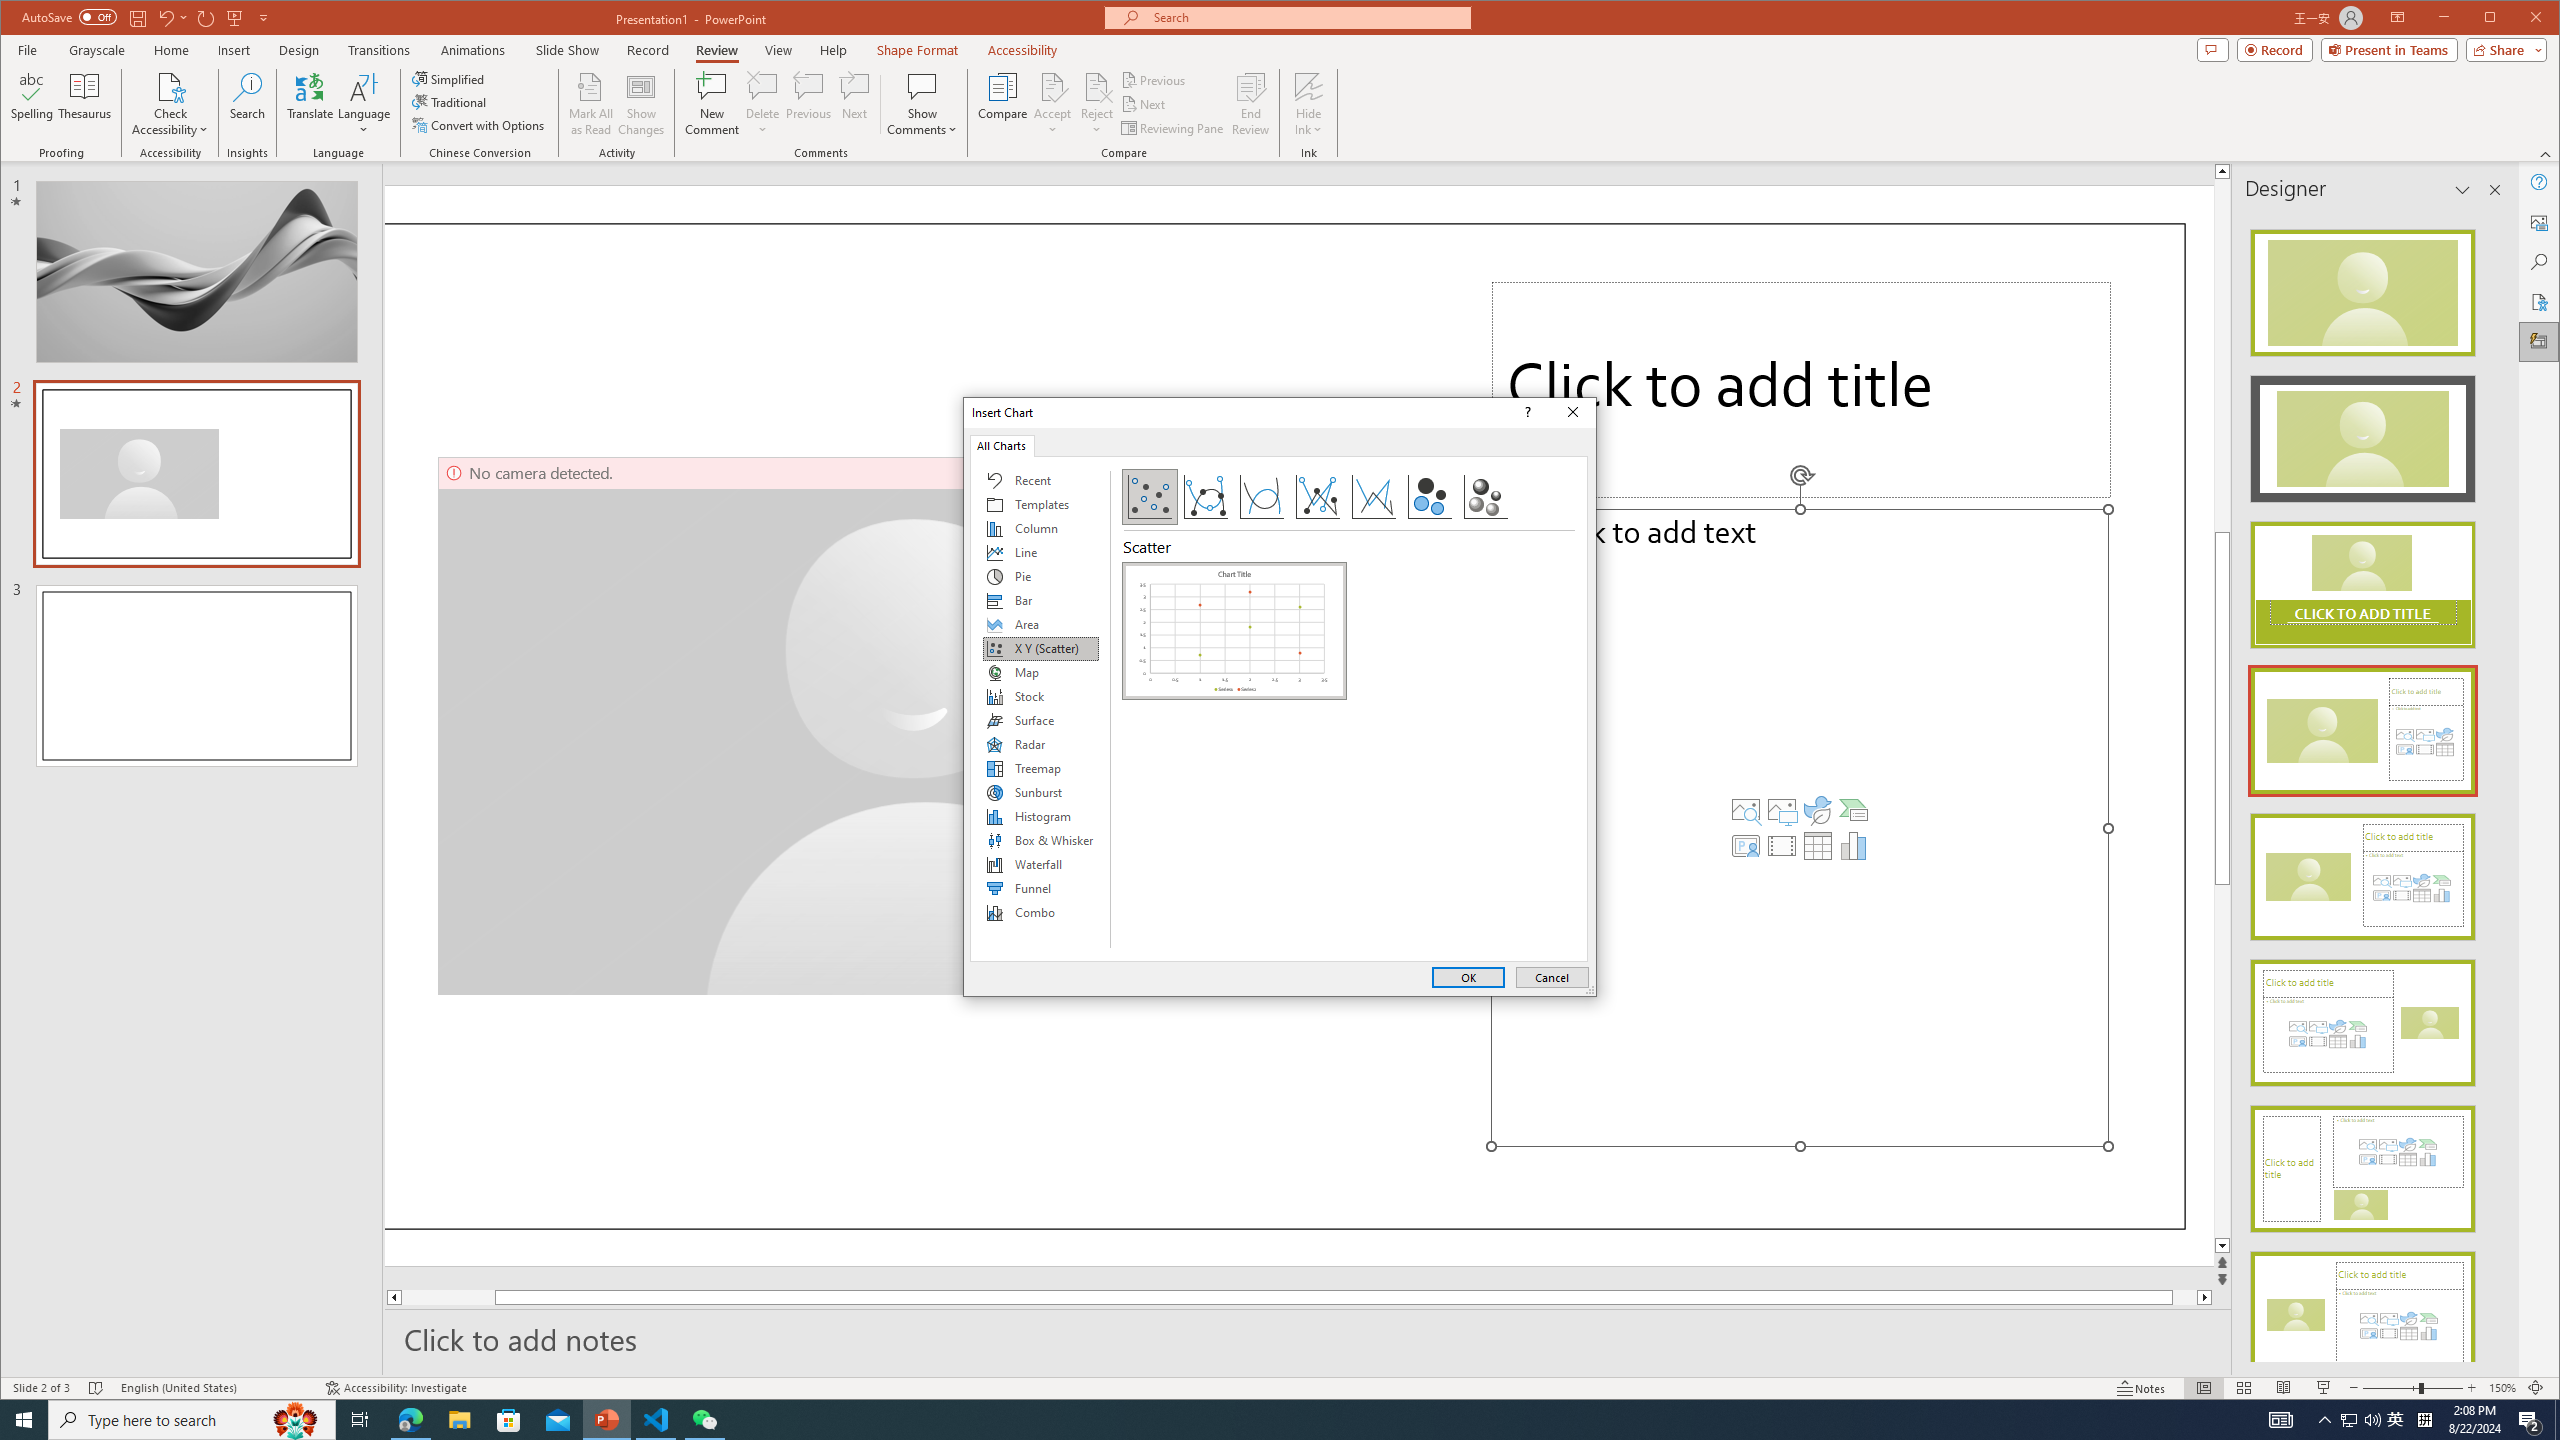 The image size is (2560, 1440). I want to click on 'PowerPoint - 1 running window', so click(607, 1418).